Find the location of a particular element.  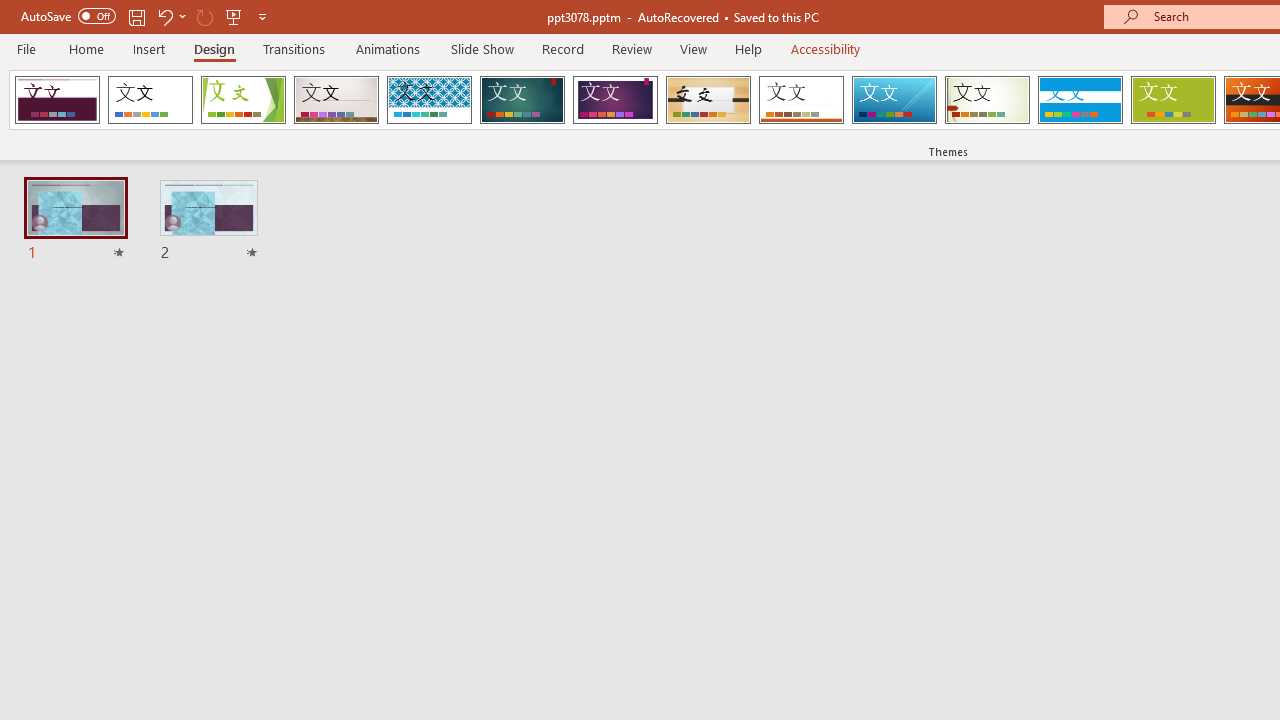

'Slice' is located at coordinates (893, 100).